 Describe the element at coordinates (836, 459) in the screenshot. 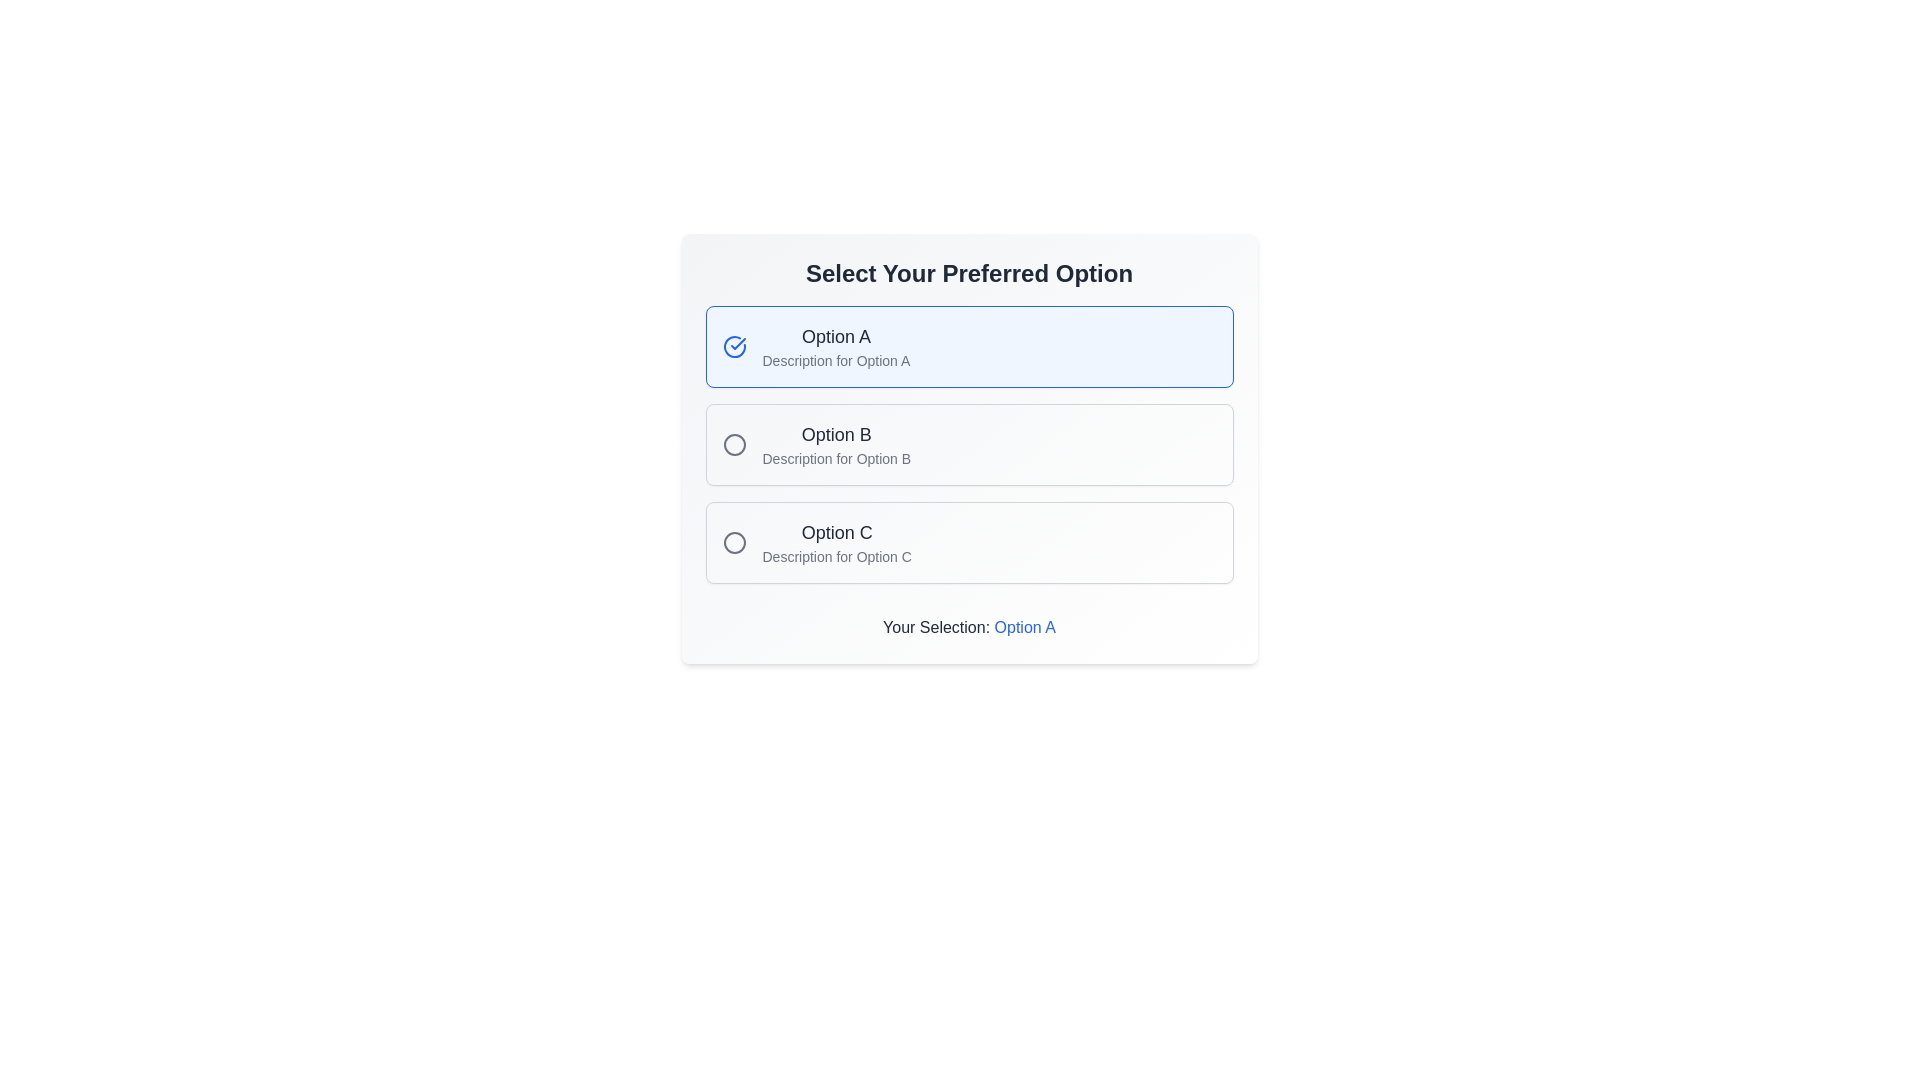

I see `the Text Label containing 'Description for Option B', which is styled with a small gray font and located beneath the title 'Option B'` at that location.